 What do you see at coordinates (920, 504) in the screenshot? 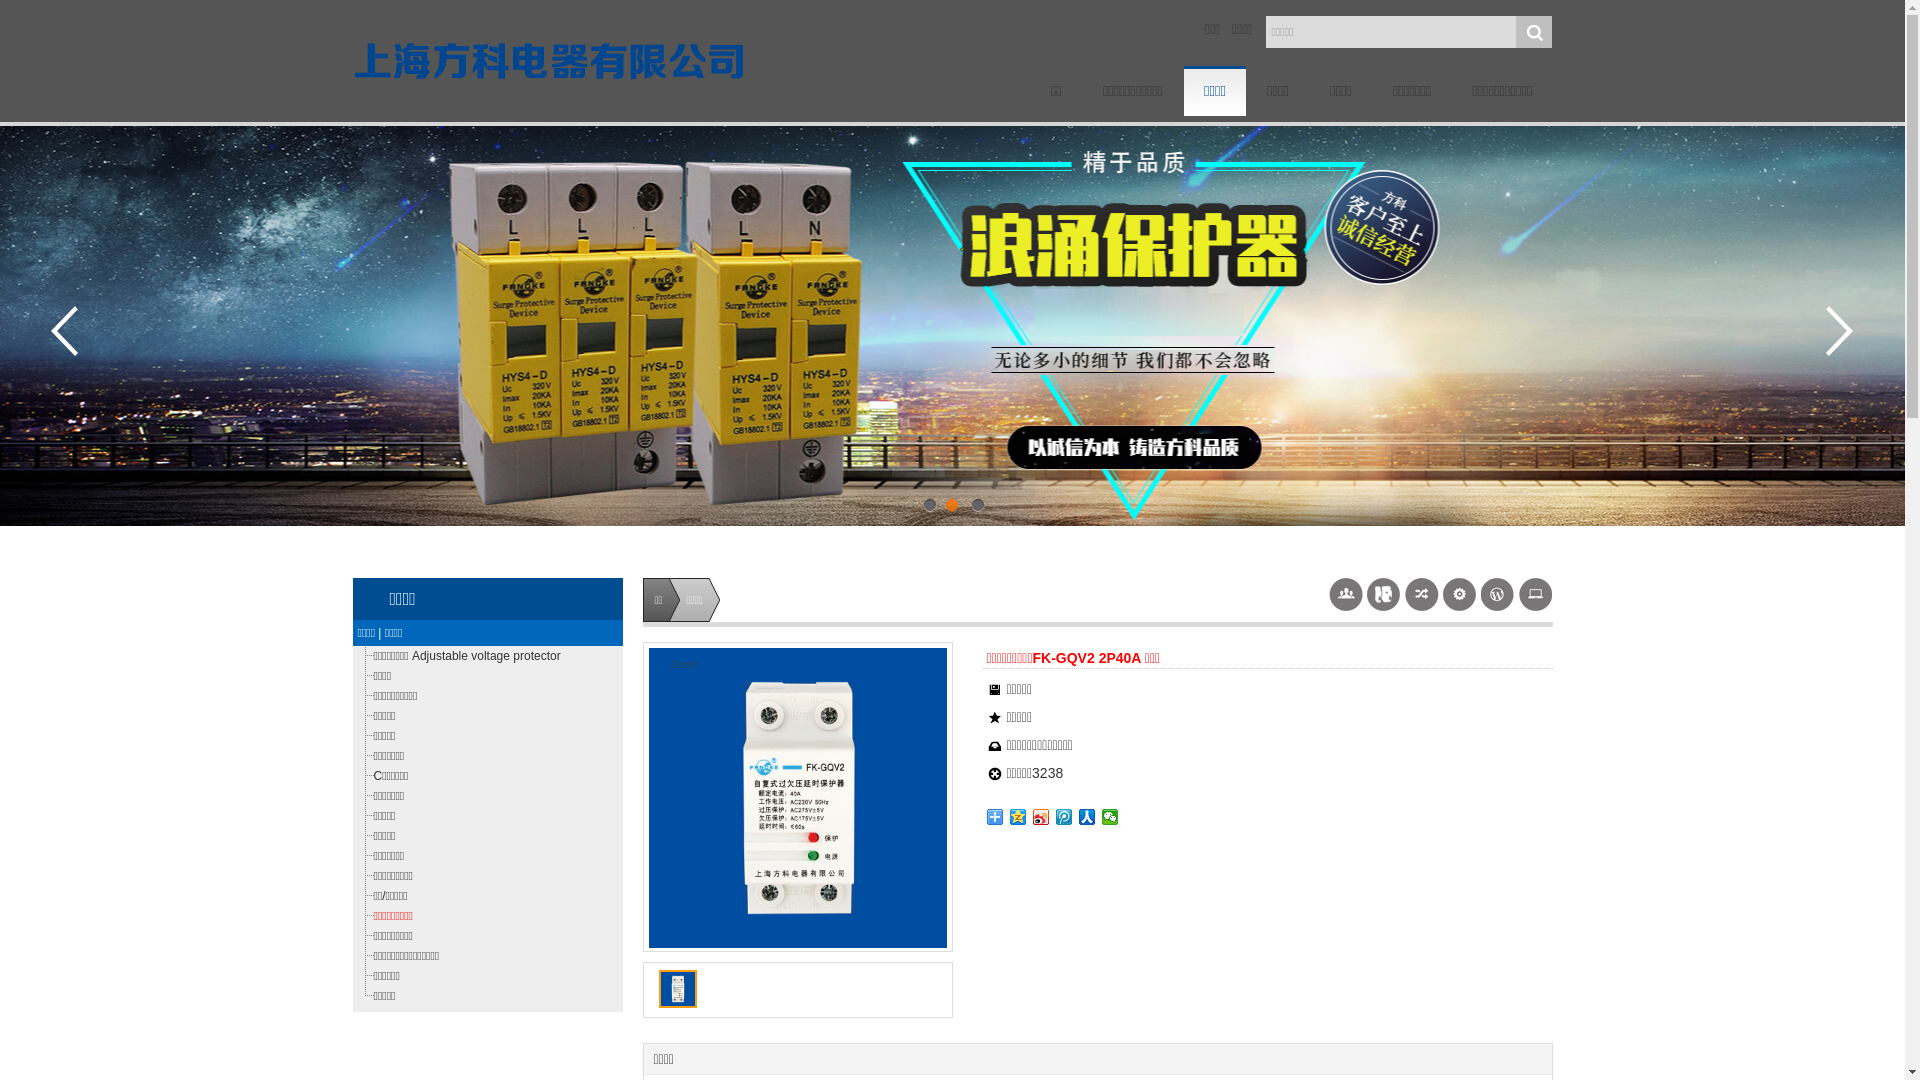
I see `'1'` at bounding box center [920, 504].